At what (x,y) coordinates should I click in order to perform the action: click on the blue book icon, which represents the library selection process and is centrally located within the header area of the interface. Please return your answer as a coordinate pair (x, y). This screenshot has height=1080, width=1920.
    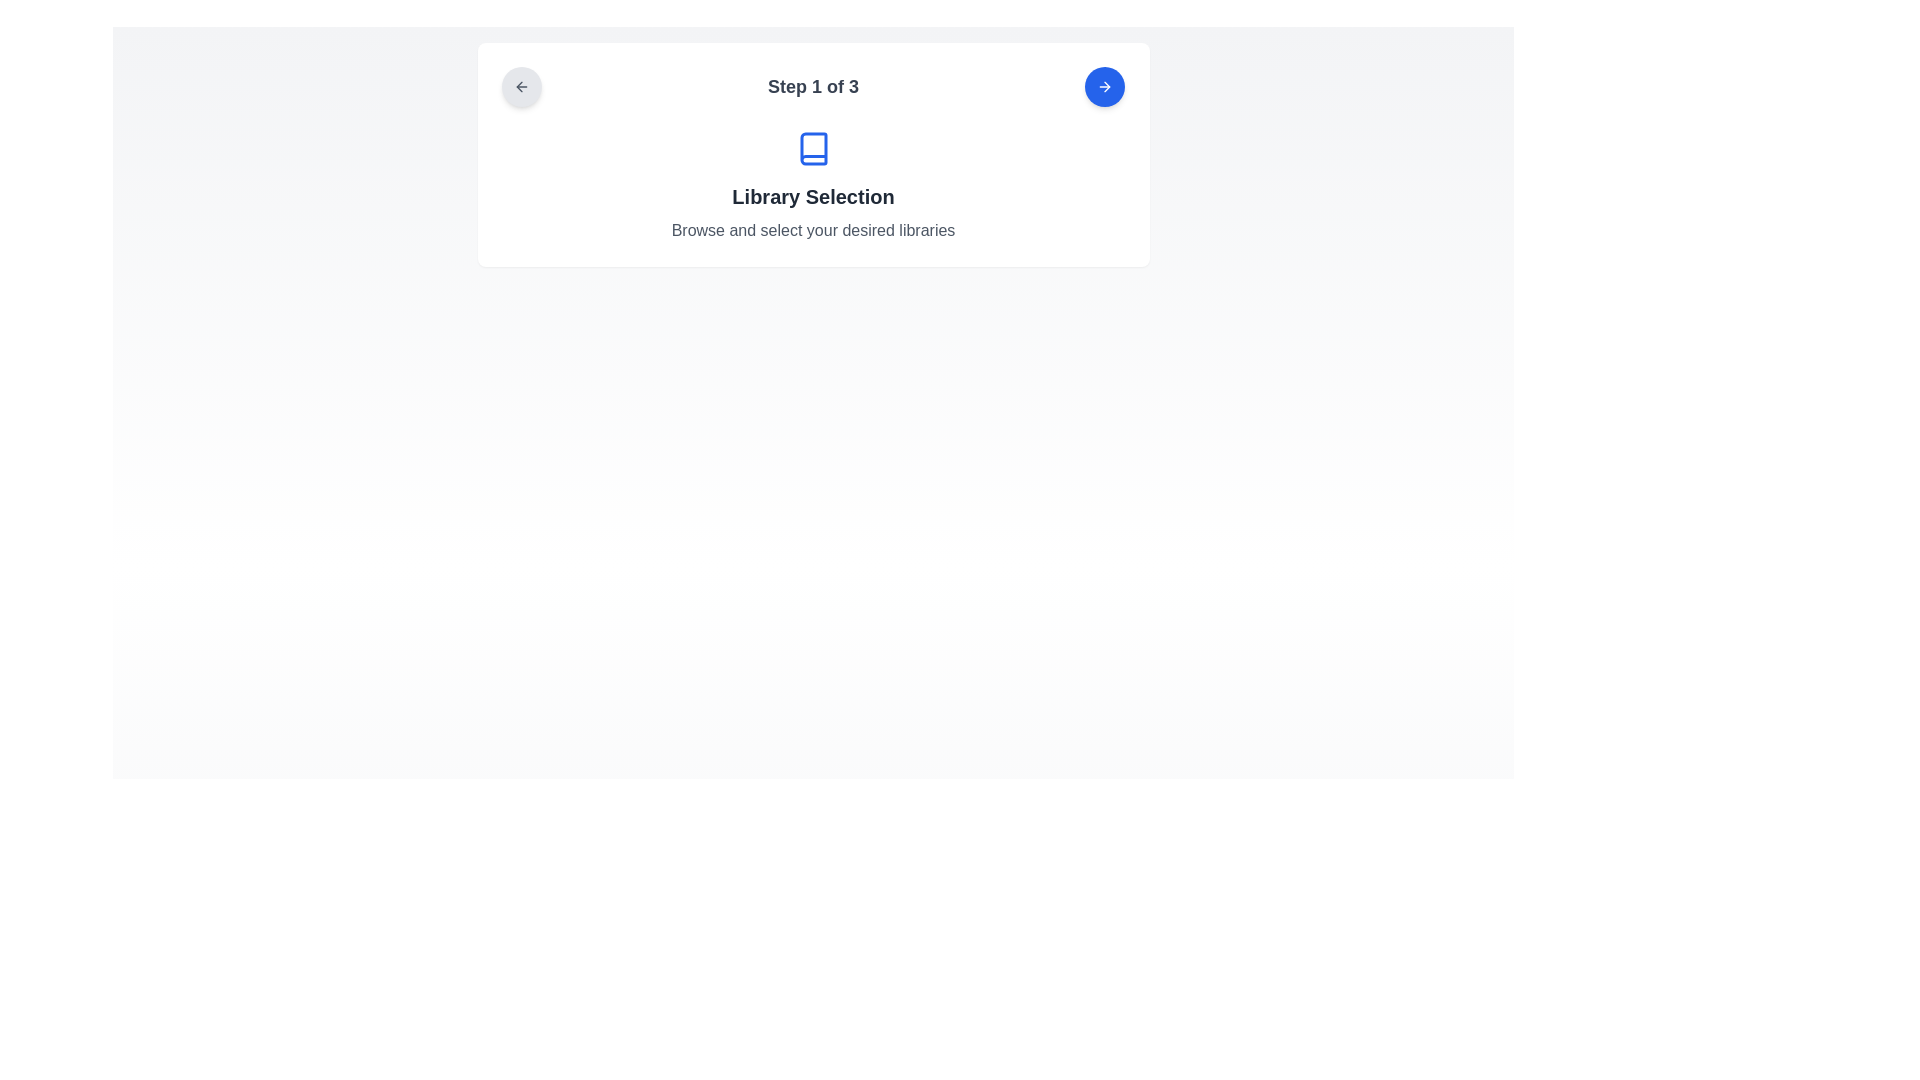
    Looking at the image, I should click on (813, 148).